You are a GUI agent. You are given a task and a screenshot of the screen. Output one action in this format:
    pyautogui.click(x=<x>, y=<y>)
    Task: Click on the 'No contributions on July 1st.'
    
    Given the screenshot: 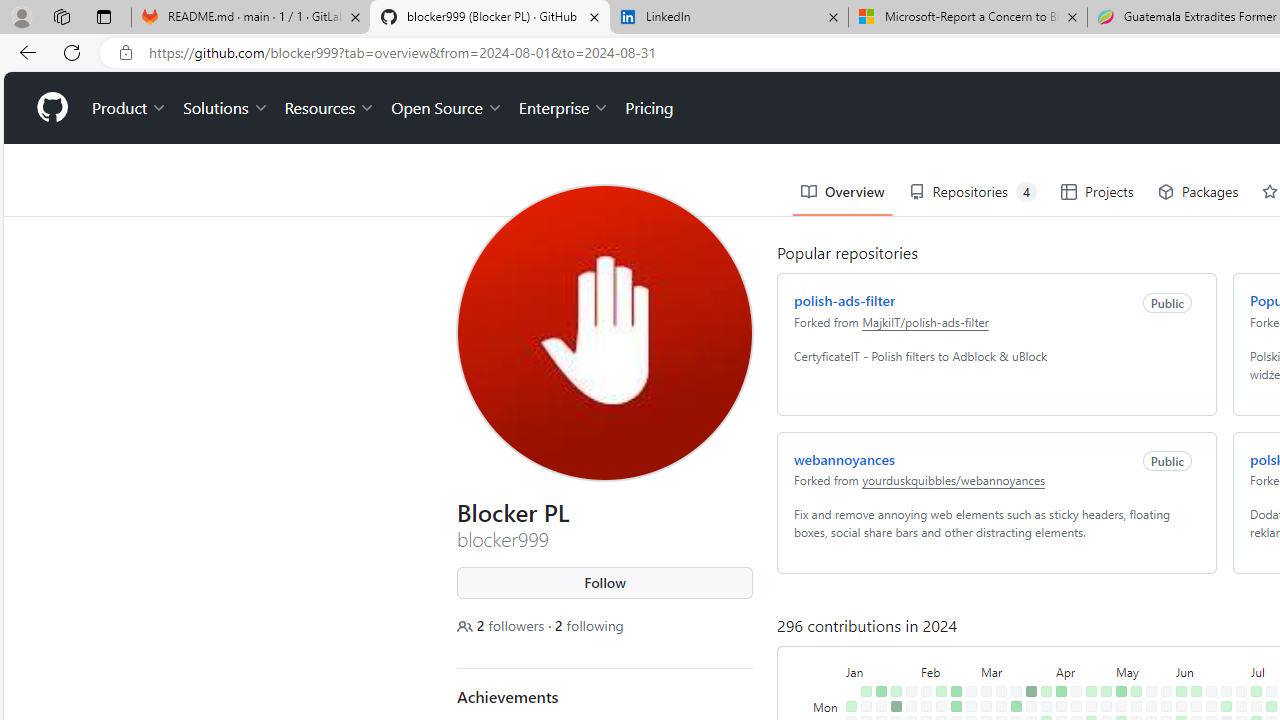 What is the action you would take?
    pyautogui.click(x=1240, y=705)
    